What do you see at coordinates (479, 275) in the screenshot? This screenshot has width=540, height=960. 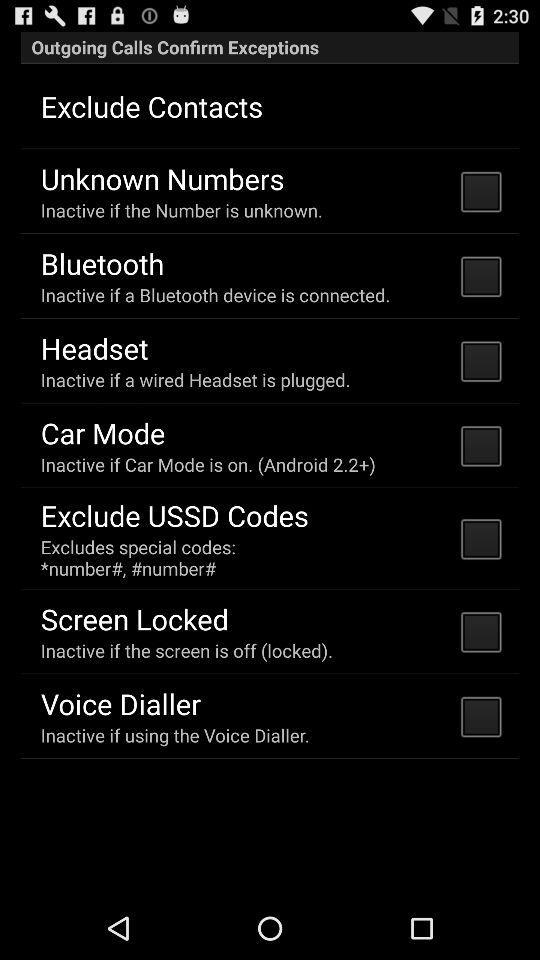 I see `check box which is at the right side of bluetooth` at bounding box center [479, 275].